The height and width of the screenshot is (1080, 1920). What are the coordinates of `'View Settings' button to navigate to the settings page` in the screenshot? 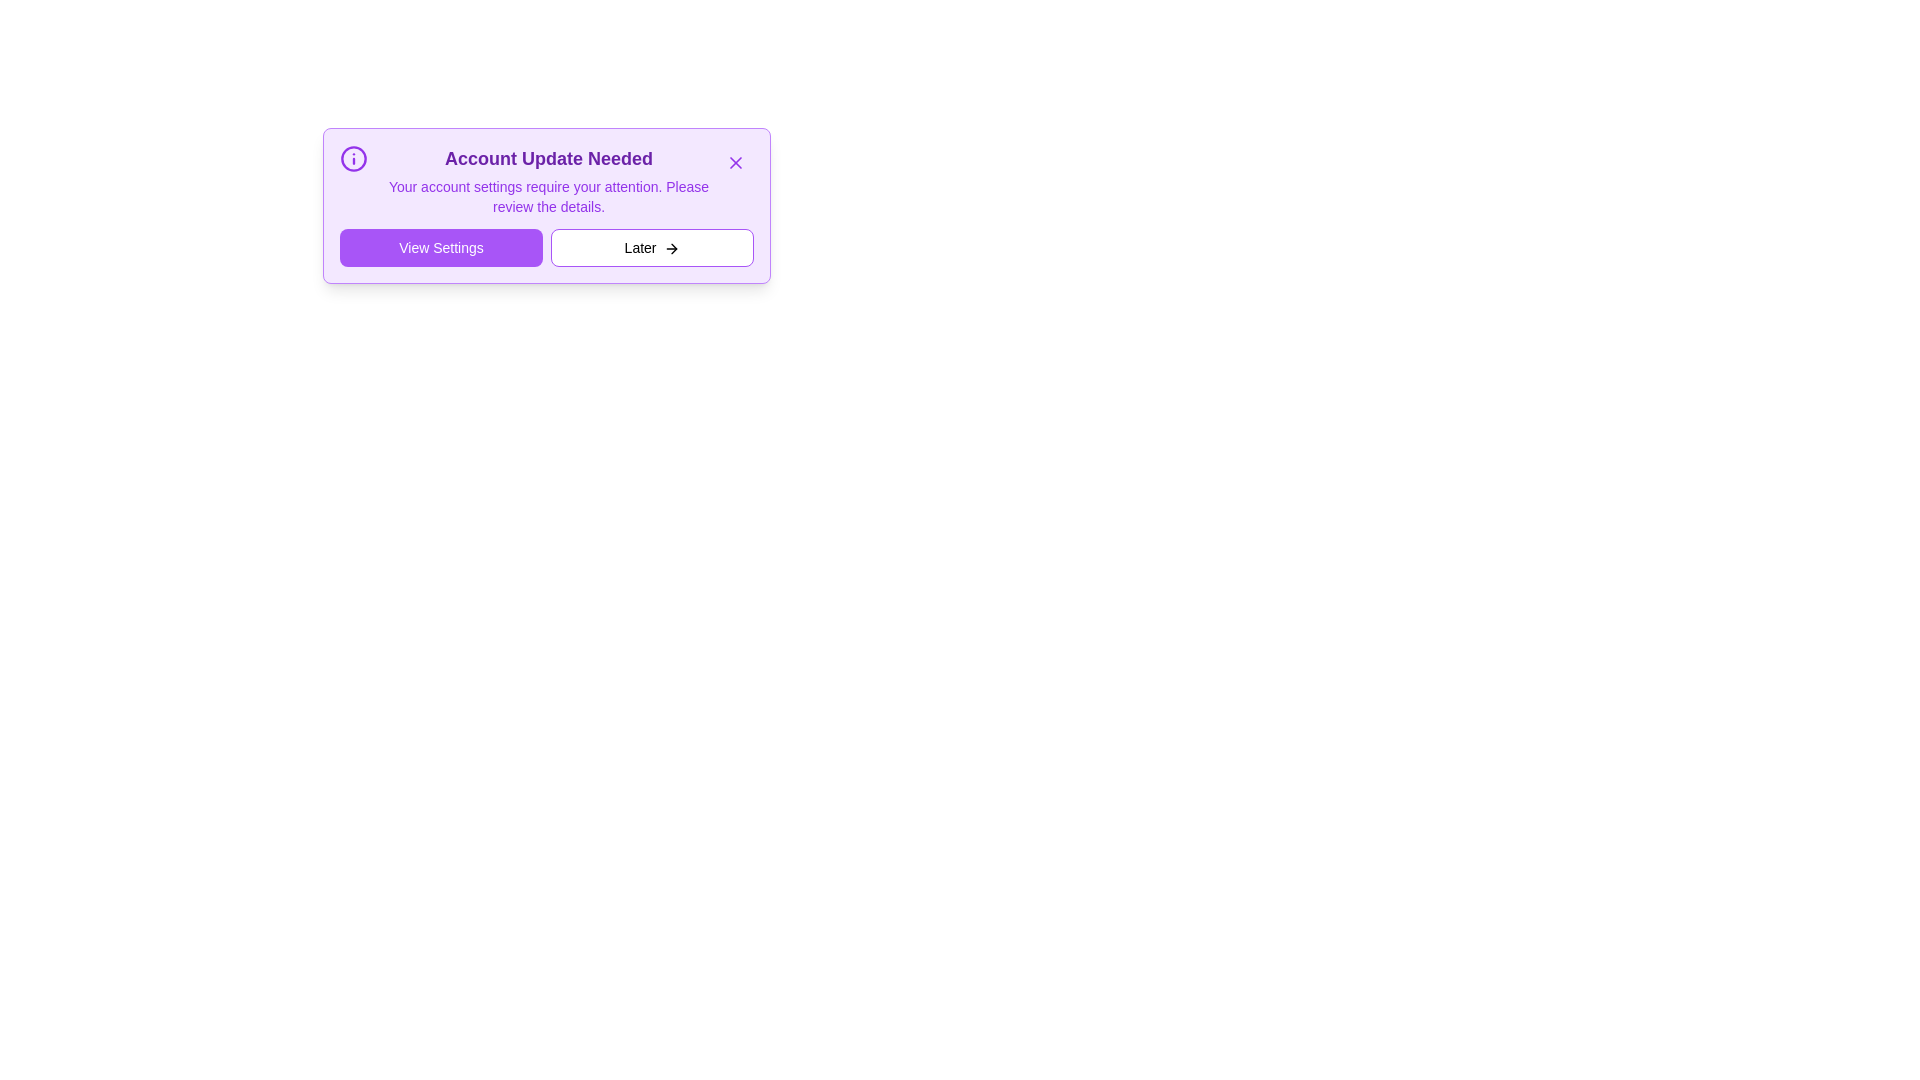 It's located at (440, 246).